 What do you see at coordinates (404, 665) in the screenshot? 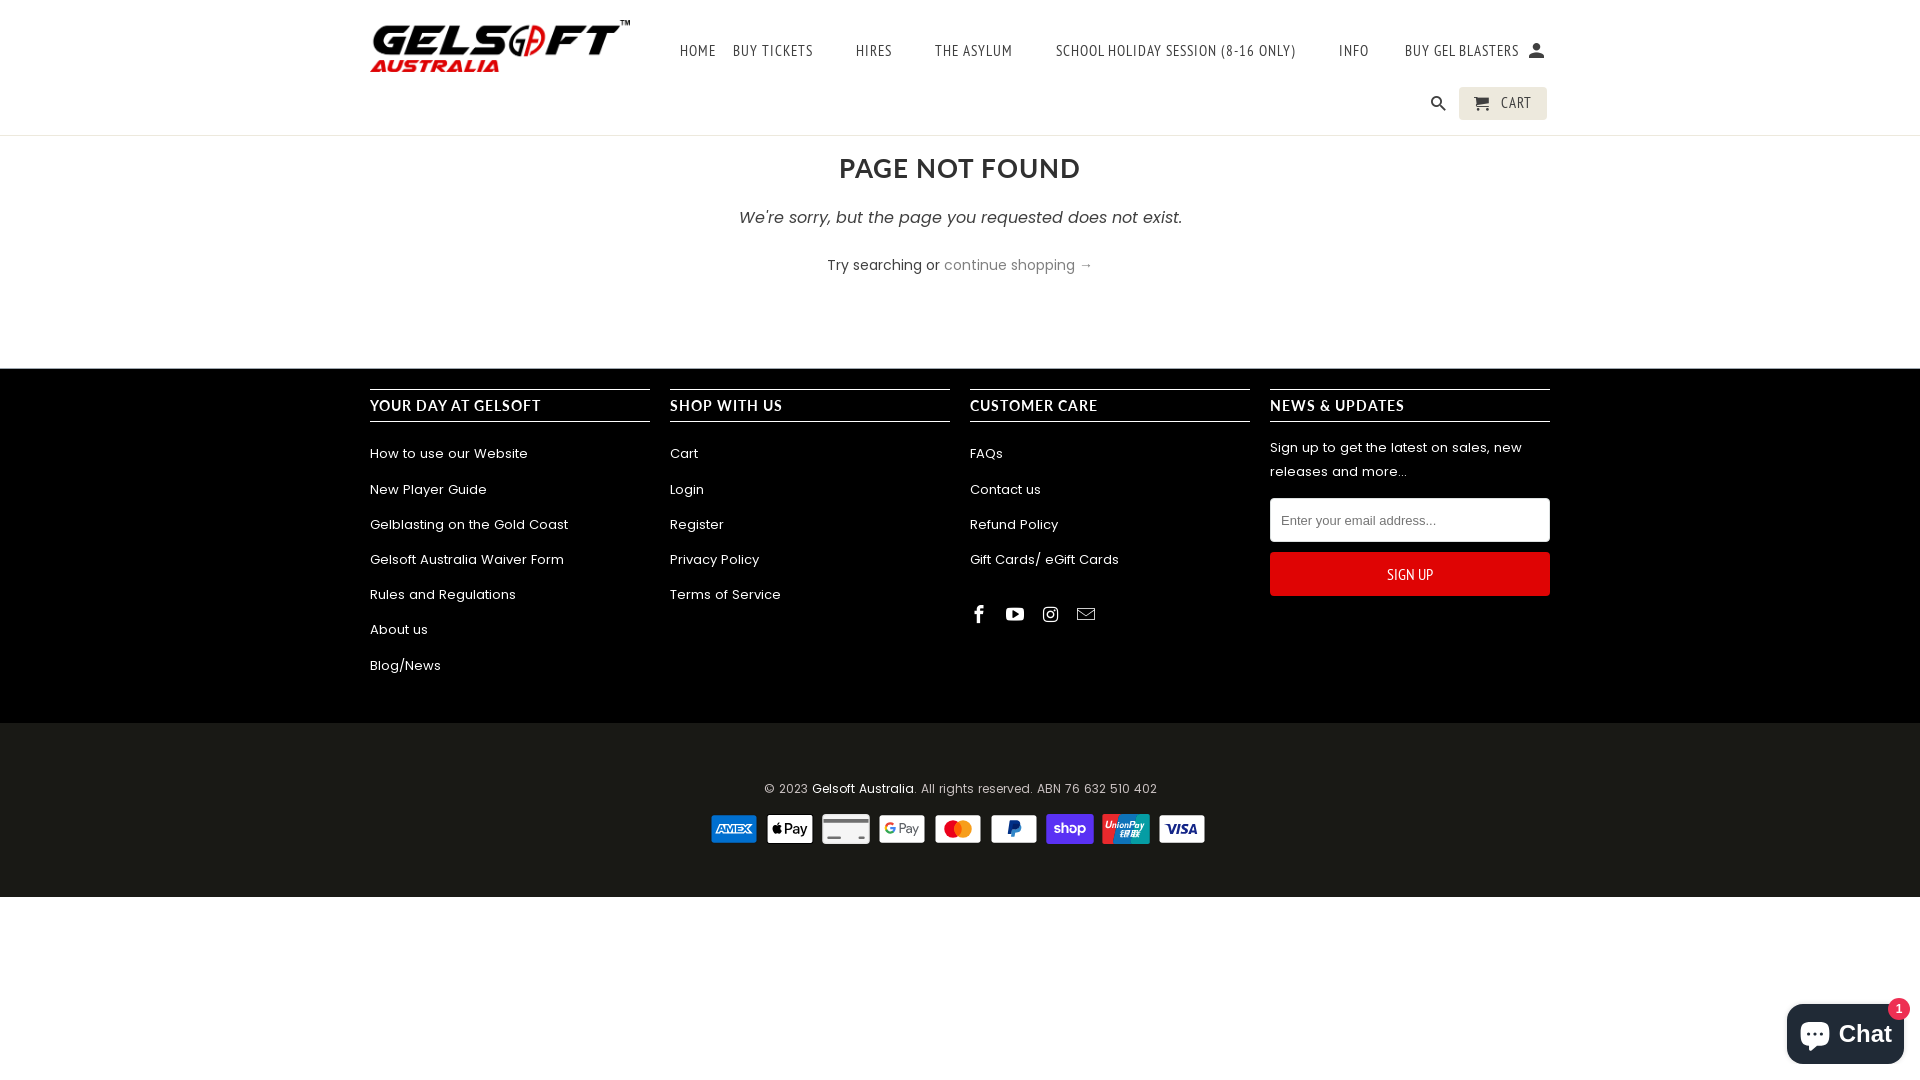
I see `'Blog/News'` at bounding box center [404, 665].